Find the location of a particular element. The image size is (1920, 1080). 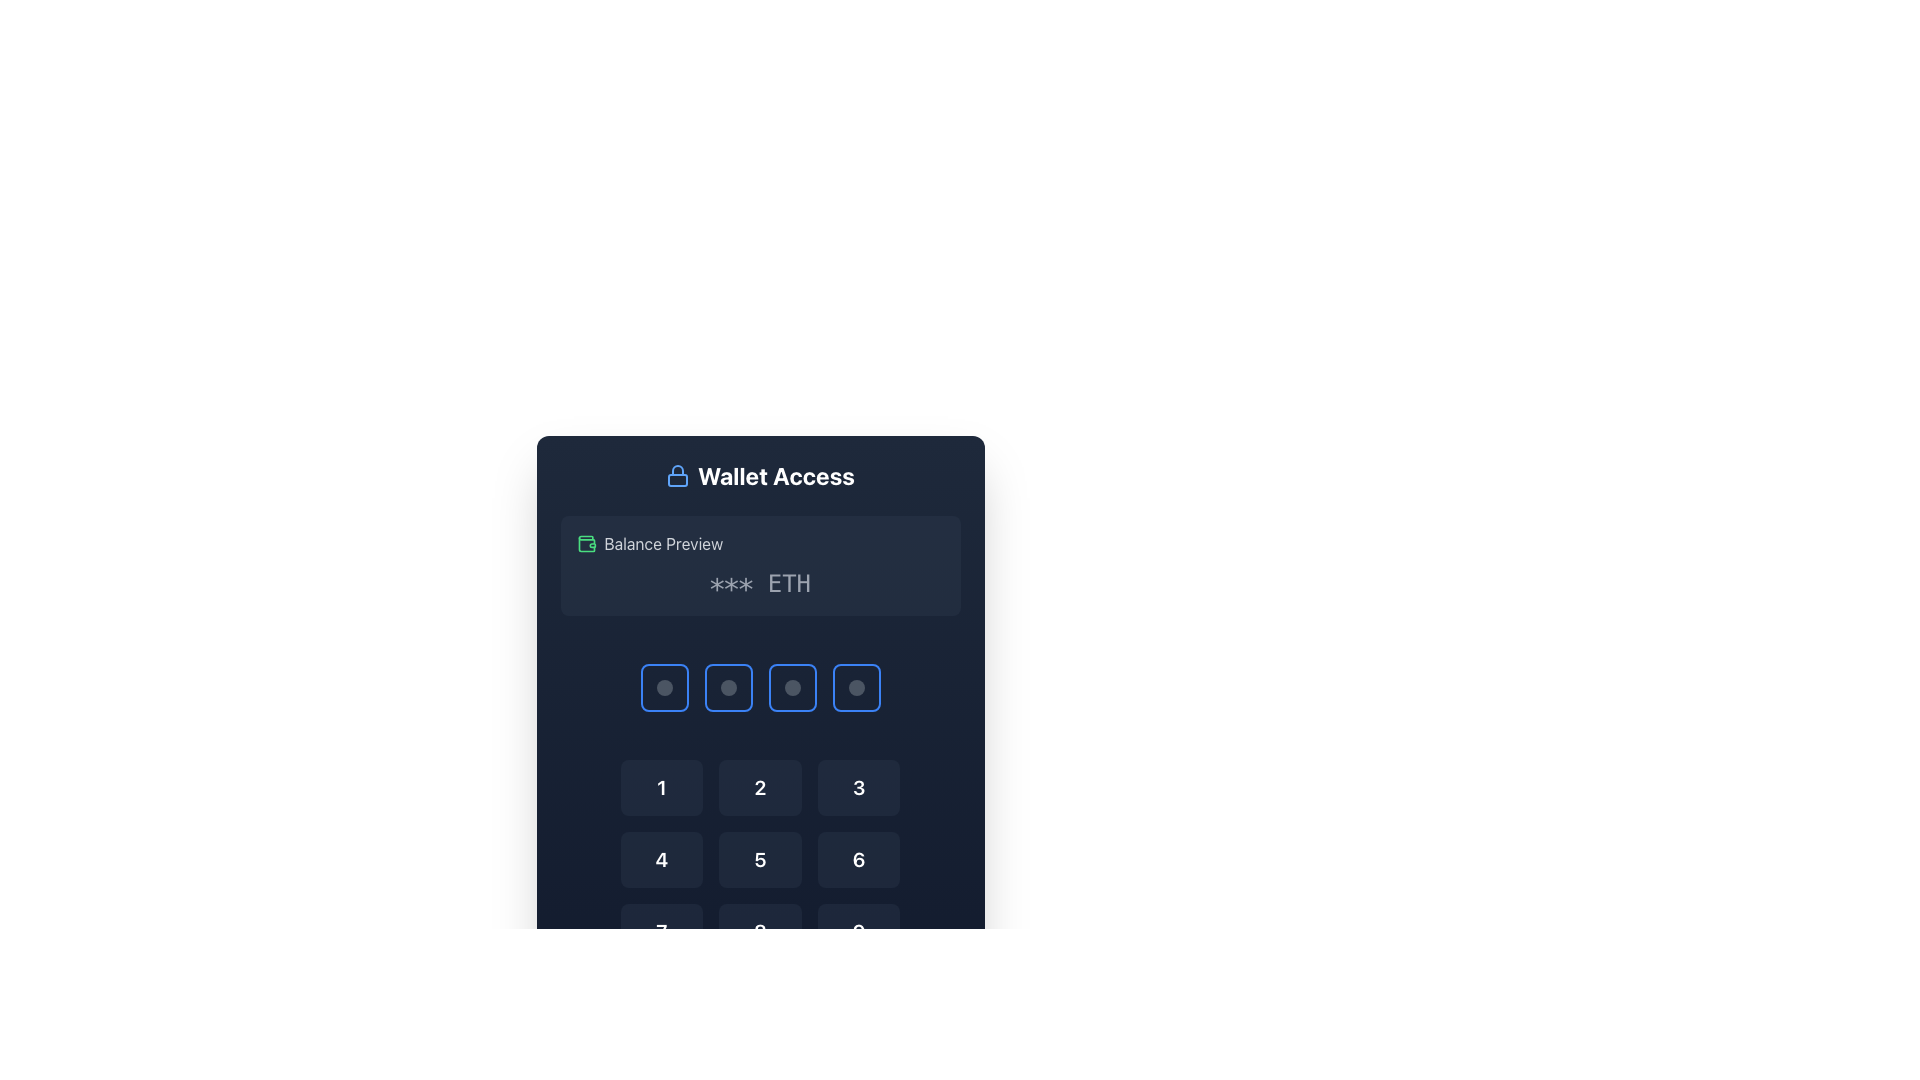

the blue outlined lock icon located to the left of the 'Wallet Access' text to potentially display a tooltip is located at coordinates (678, 475).